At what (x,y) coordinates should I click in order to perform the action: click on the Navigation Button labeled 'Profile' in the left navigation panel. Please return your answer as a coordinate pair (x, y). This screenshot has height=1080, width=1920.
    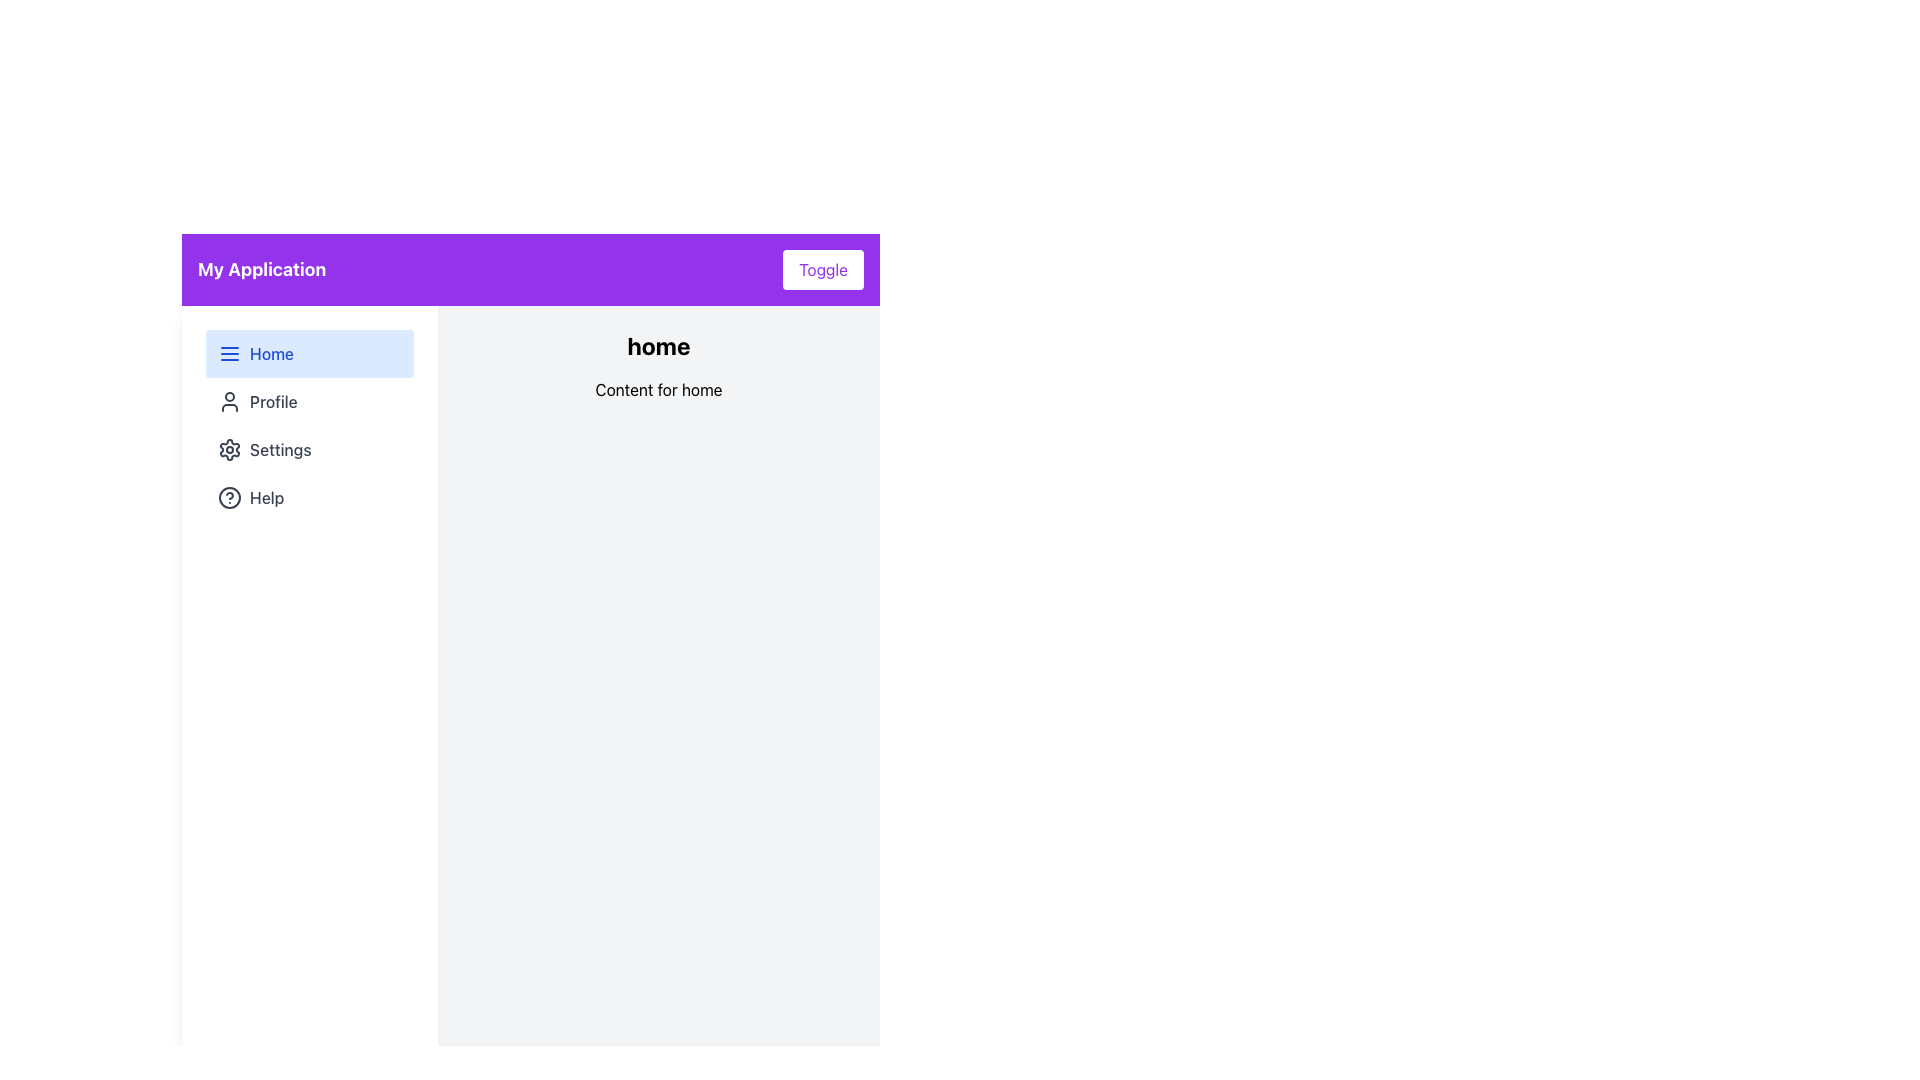
    Looking at the image, I should click on (309, 401).